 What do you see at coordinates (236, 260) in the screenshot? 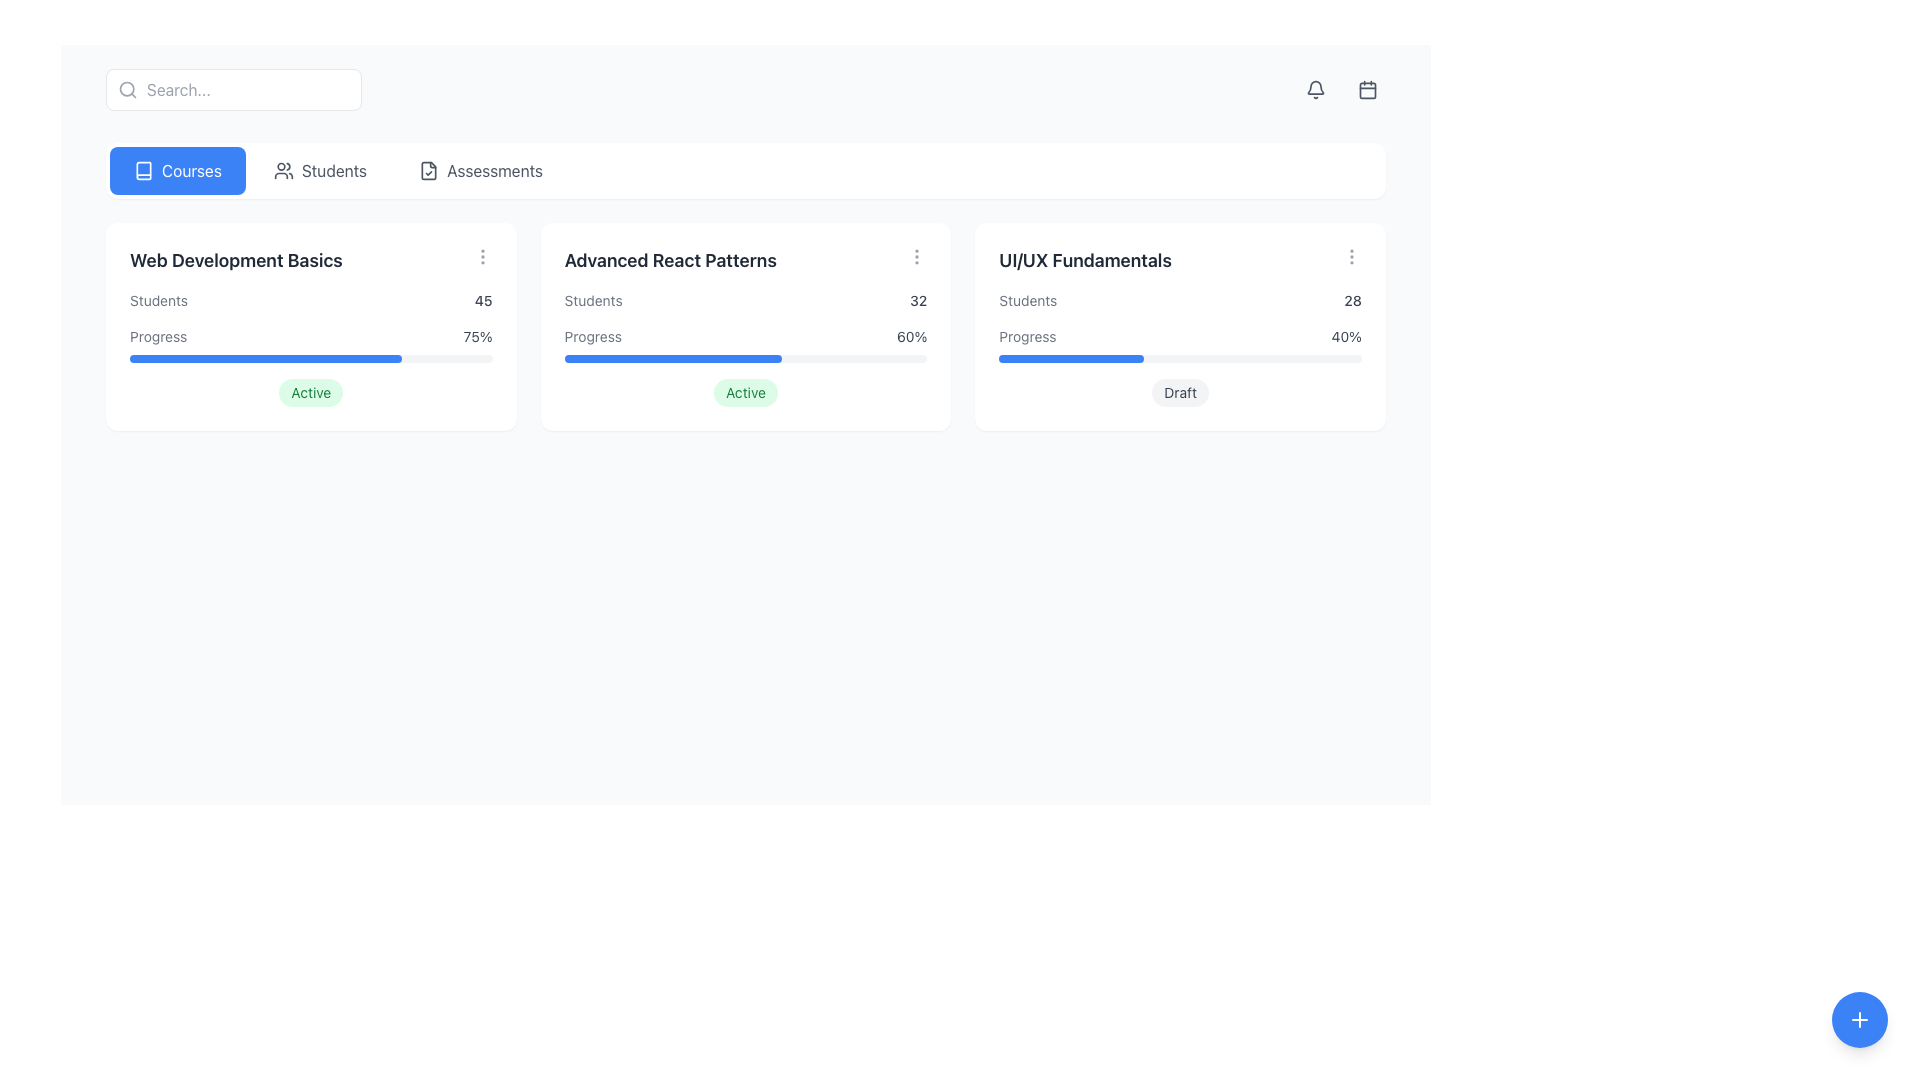
I see `the text label displaying 'Web Development Basics' in bold, large dark gray font, located at the top of the first card in the main content area` at bounding box center [236, 260].